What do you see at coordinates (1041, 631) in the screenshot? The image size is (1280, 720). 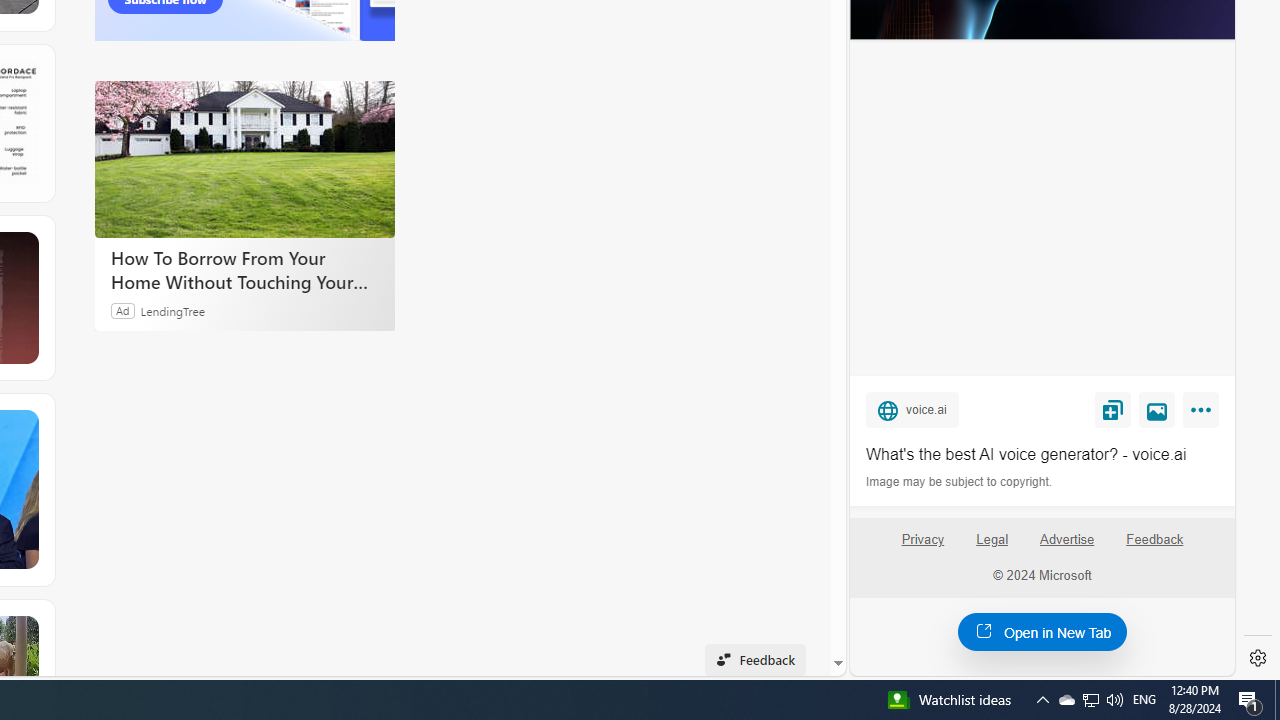 I see `'Open in New Tab'` at bounding box center [1041, 631].